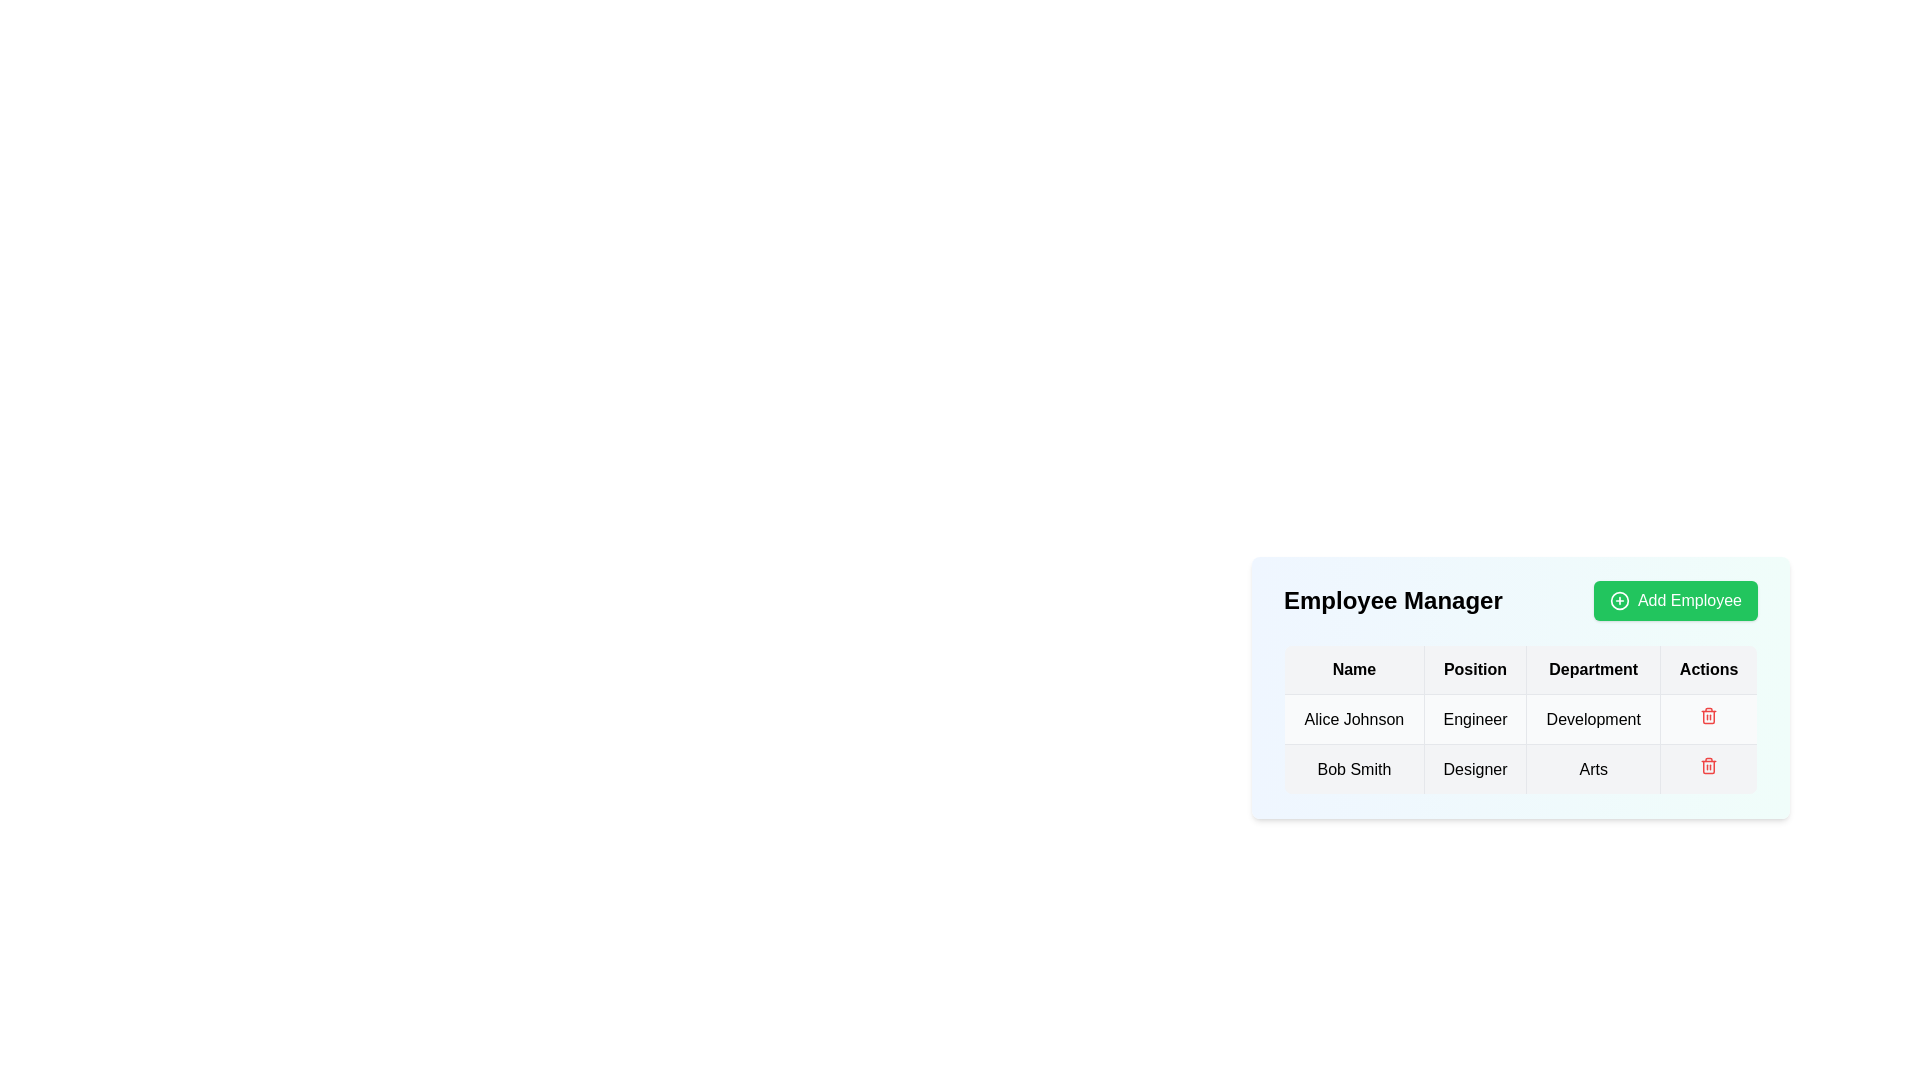 This screenshot has height=1080, width=1920. Describe the element at coordinates (1475, 718) in the screenshot. I see `the non-interactive TextLabel indicating the job position of 'Alice Johnson' in the 'Position' column of the 'Employee Manager' table` at that location.